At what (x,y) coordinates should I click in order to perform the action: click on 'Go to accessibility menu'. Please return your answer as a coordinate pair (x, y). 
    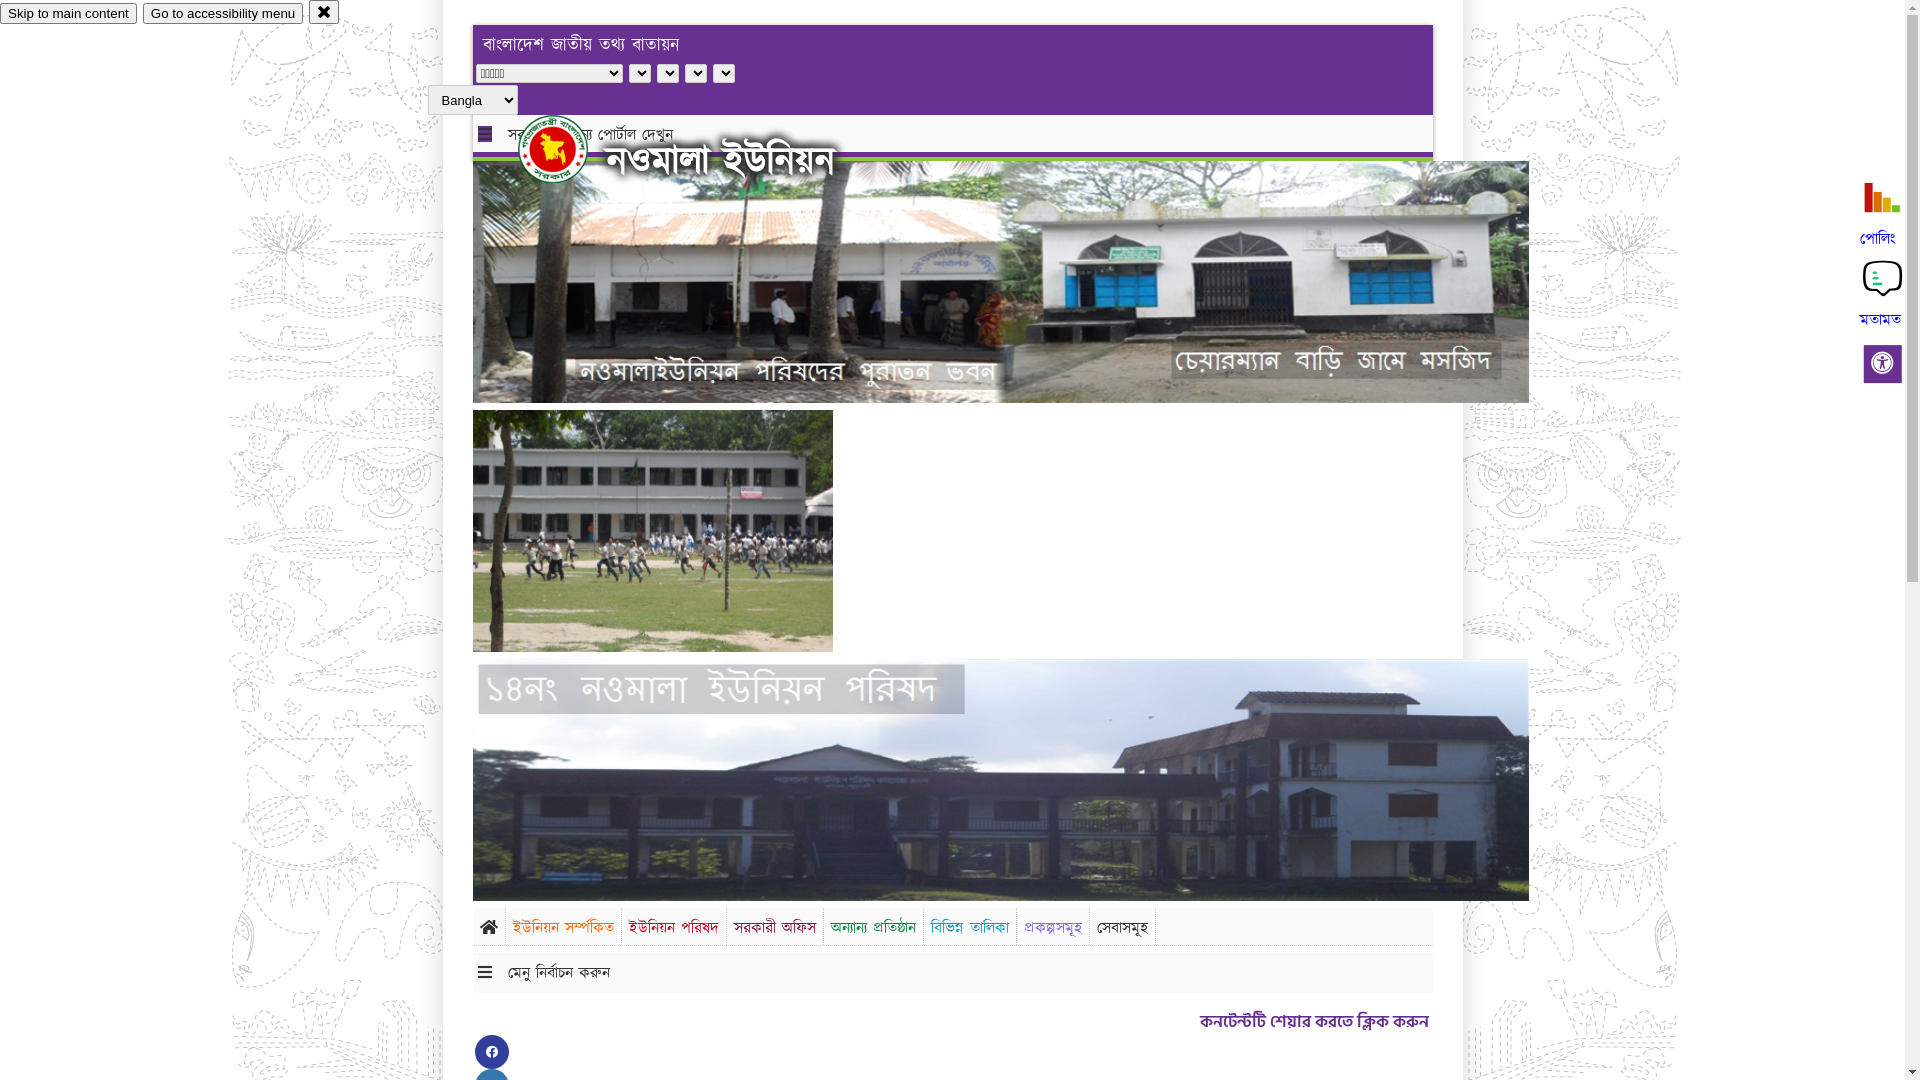
    Looking at the image, I should click on (142, 13).